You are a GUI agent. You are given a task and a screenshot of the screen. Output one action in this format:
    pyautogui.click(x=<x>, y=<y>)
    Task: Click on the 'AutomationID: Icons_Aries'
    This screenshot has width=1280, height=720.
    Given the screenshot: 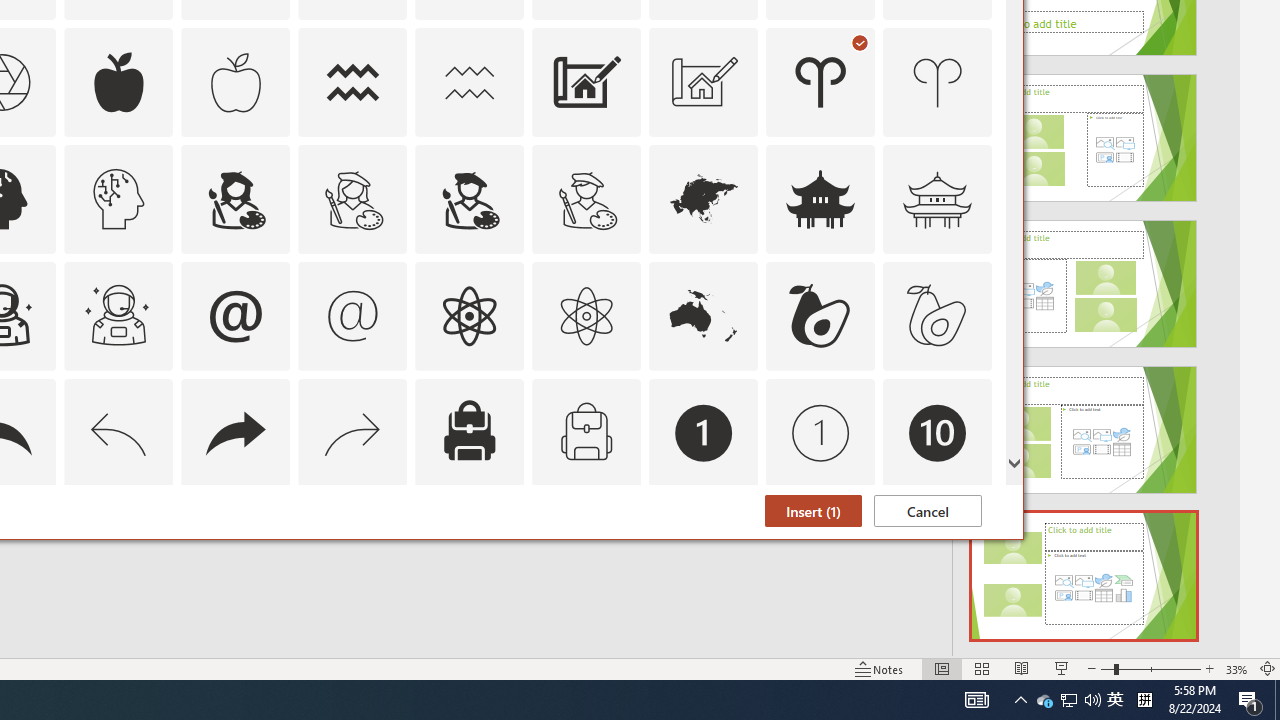 What is the action you would take?
    pyautogui.click(x=821, y=81)
    